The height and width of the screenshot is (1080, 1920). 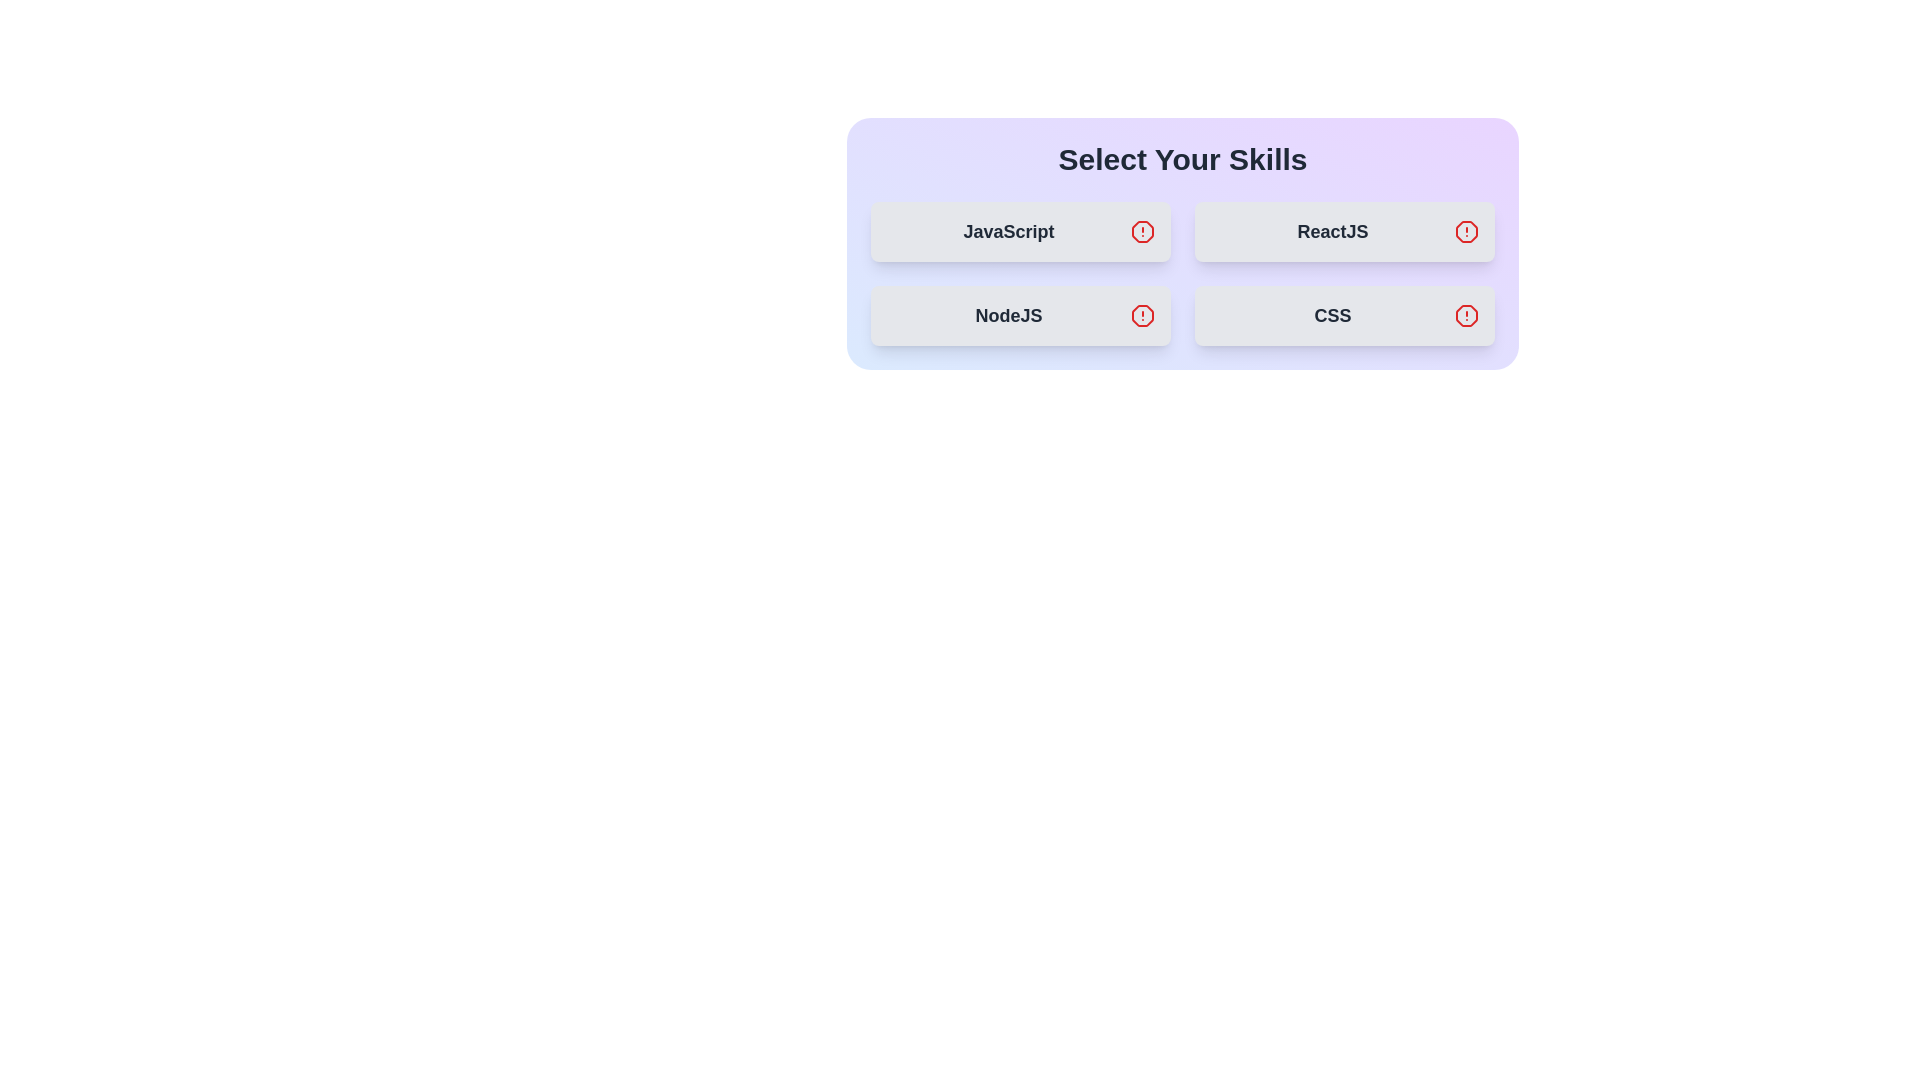 What do you see at coordinates (1344, 315) in the screenshot?
I see `the skill item CSS` at bounding box center [1344, 315].